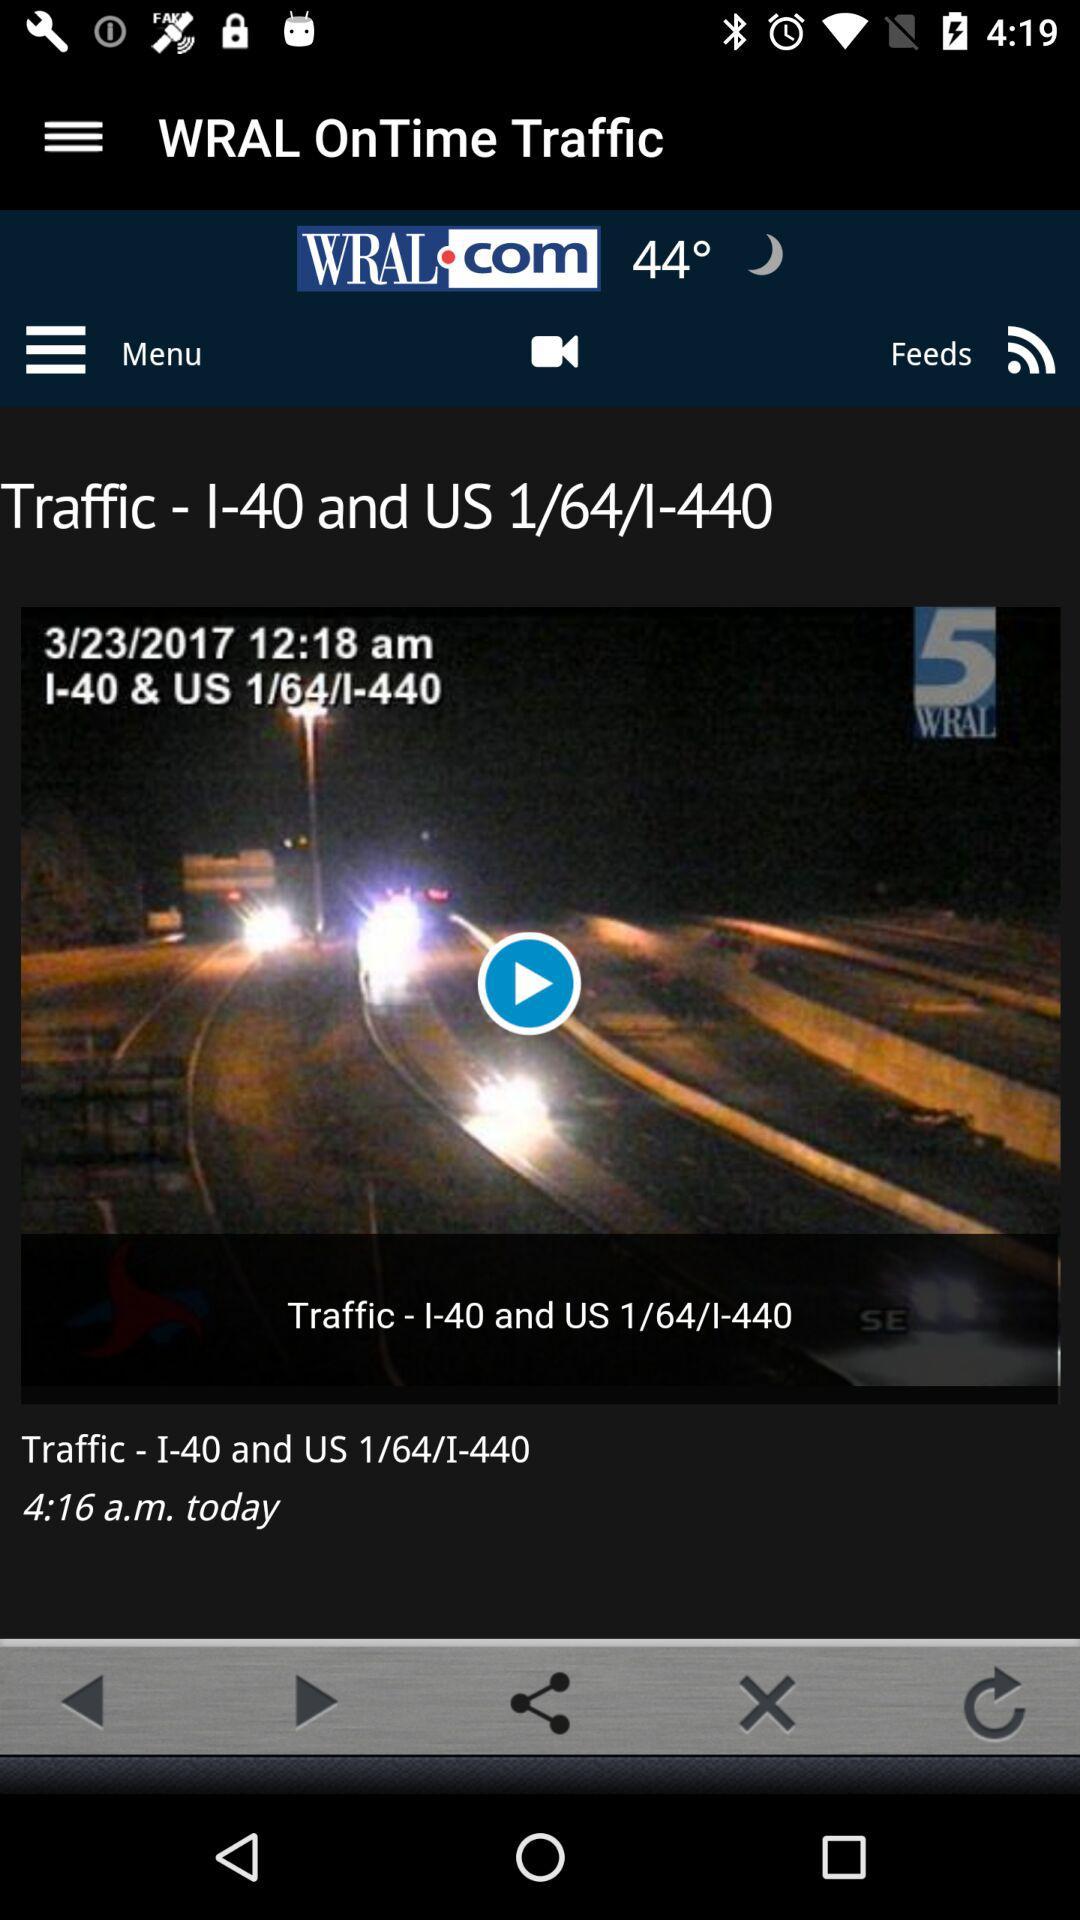  Describe the element at coordinates (84, 1702) in the screenshot. I see `the arrow_backward icon` at that location.